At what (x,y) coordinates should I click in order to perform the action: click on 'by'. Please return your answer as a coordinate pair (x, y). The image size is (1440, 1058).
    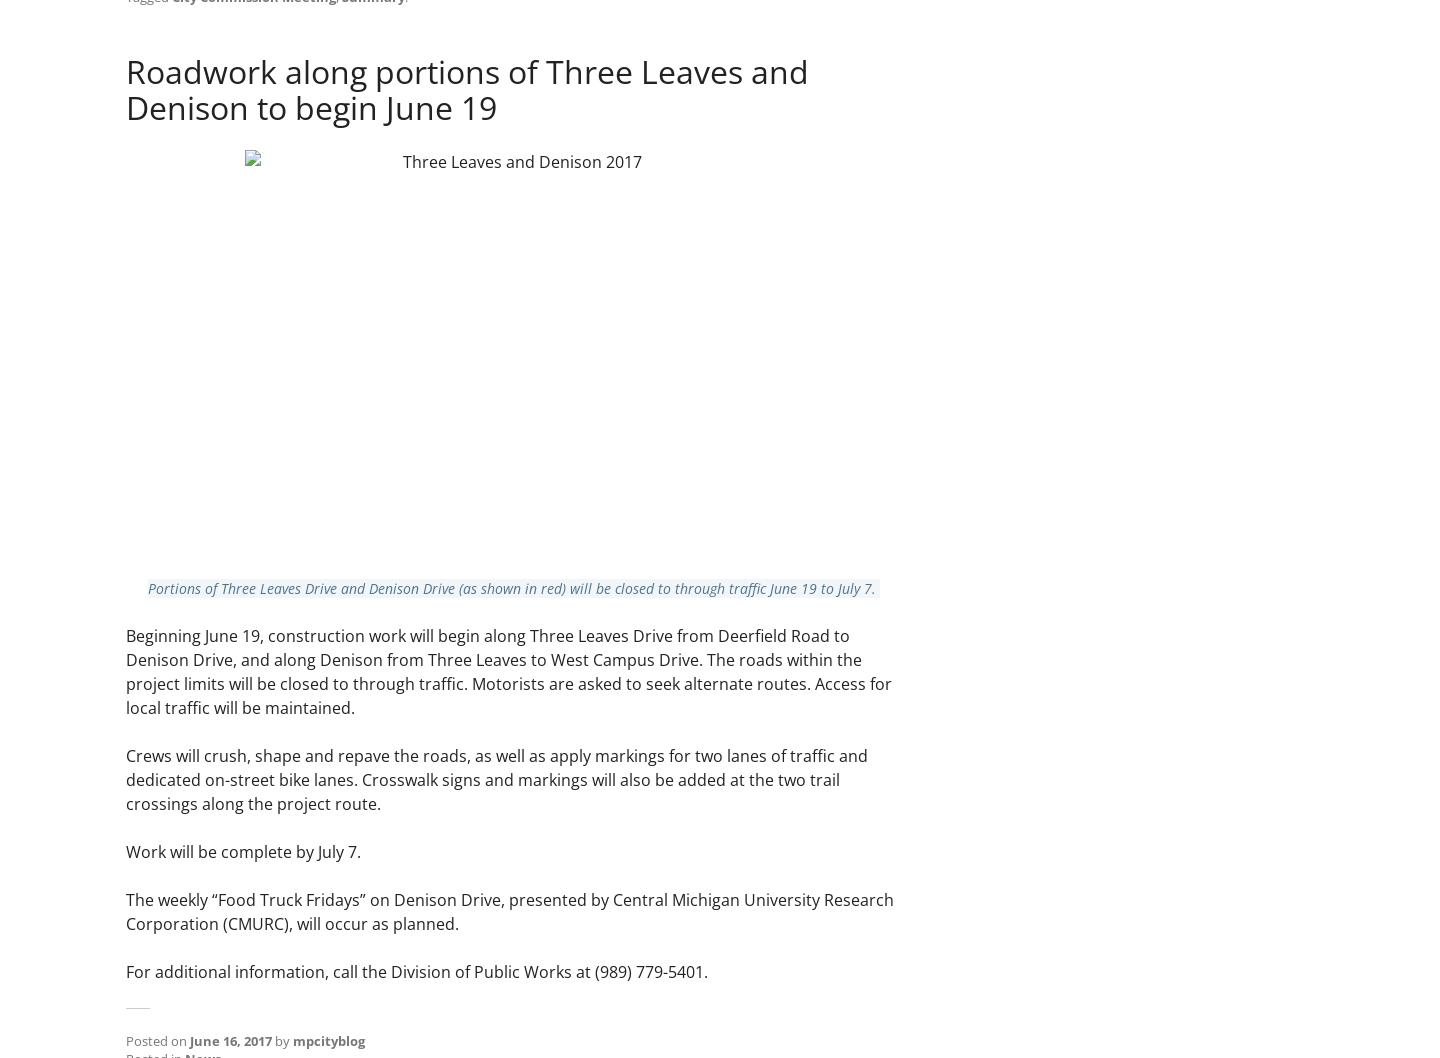
    Looking at the image, I should click on (271, 1039).